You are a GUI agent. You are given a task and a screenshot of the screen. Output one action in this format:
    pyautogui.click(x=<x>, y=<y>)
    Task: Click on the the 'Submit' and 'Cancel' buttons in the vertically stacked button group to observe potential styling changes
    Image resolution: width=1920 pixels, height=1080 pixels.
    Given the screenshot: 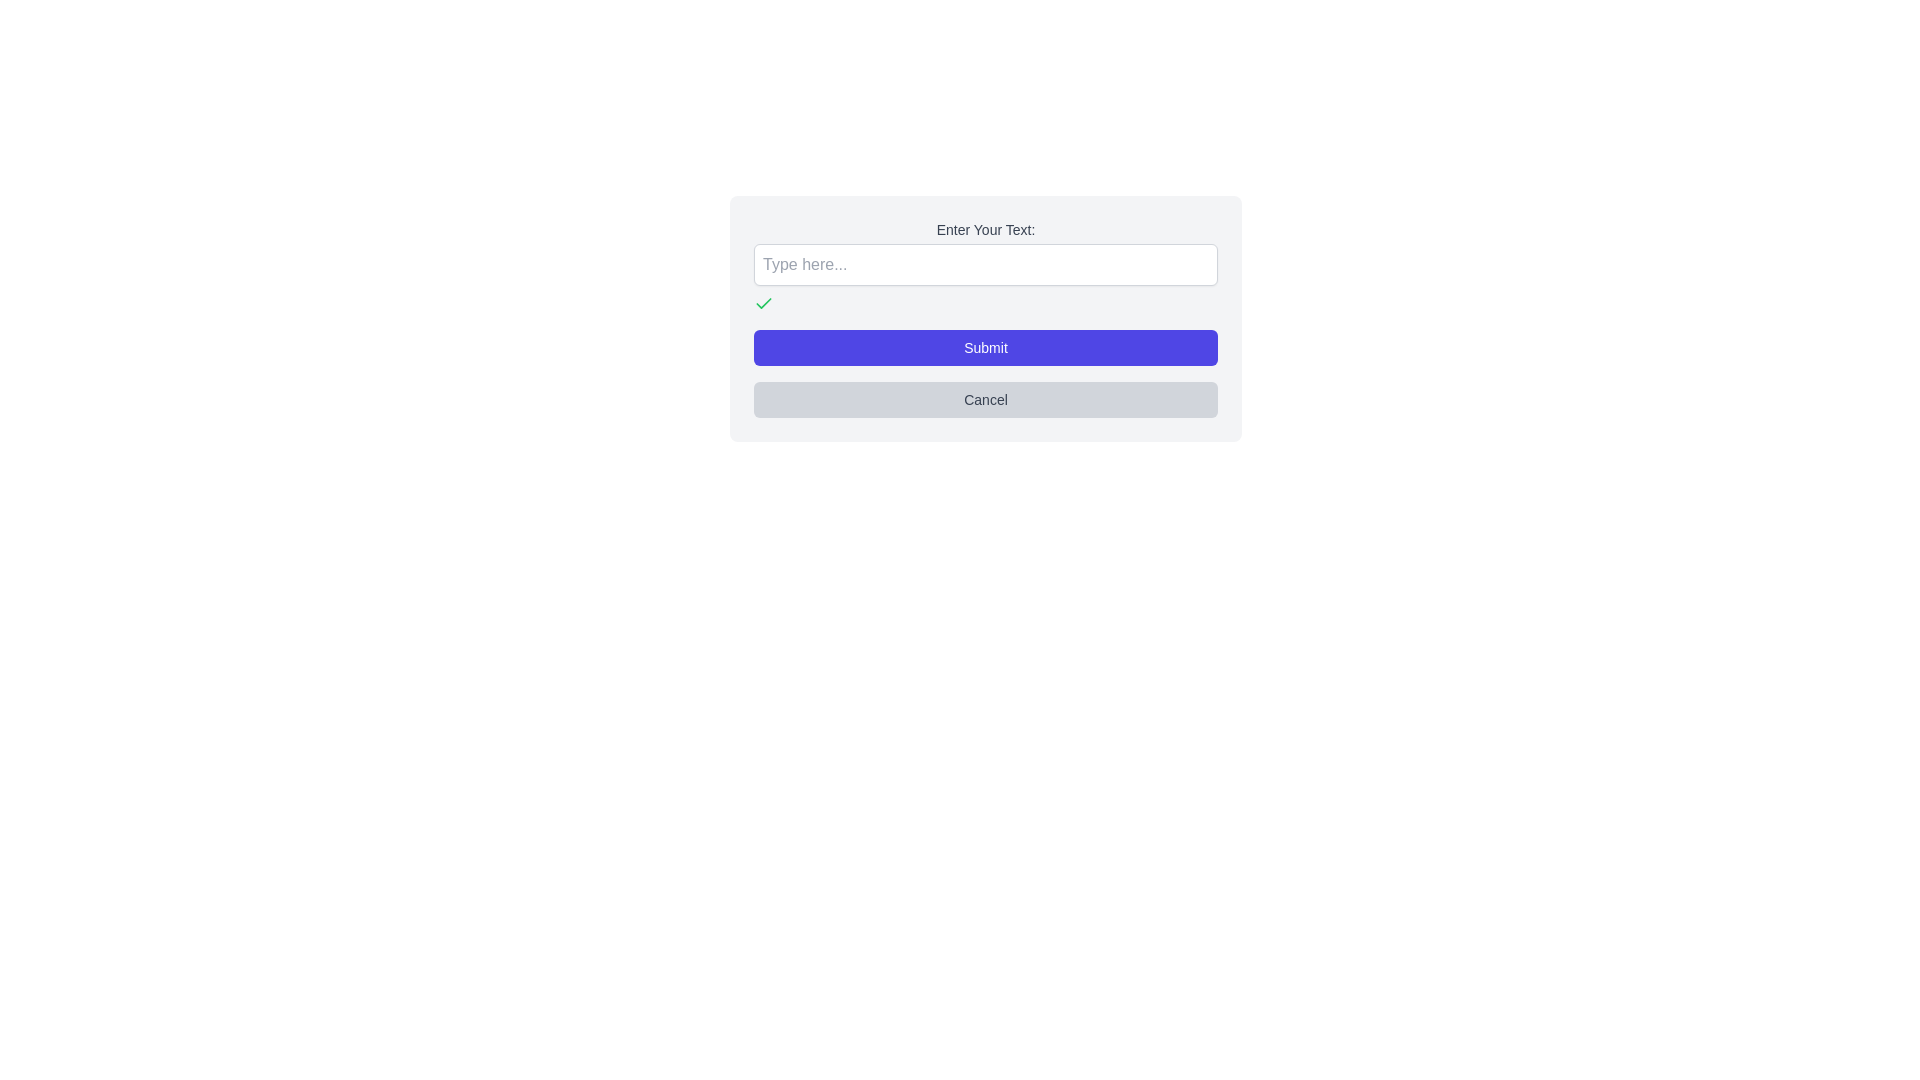 What is the action you would take?
    pyautogui.click(x=985, y=374)
    